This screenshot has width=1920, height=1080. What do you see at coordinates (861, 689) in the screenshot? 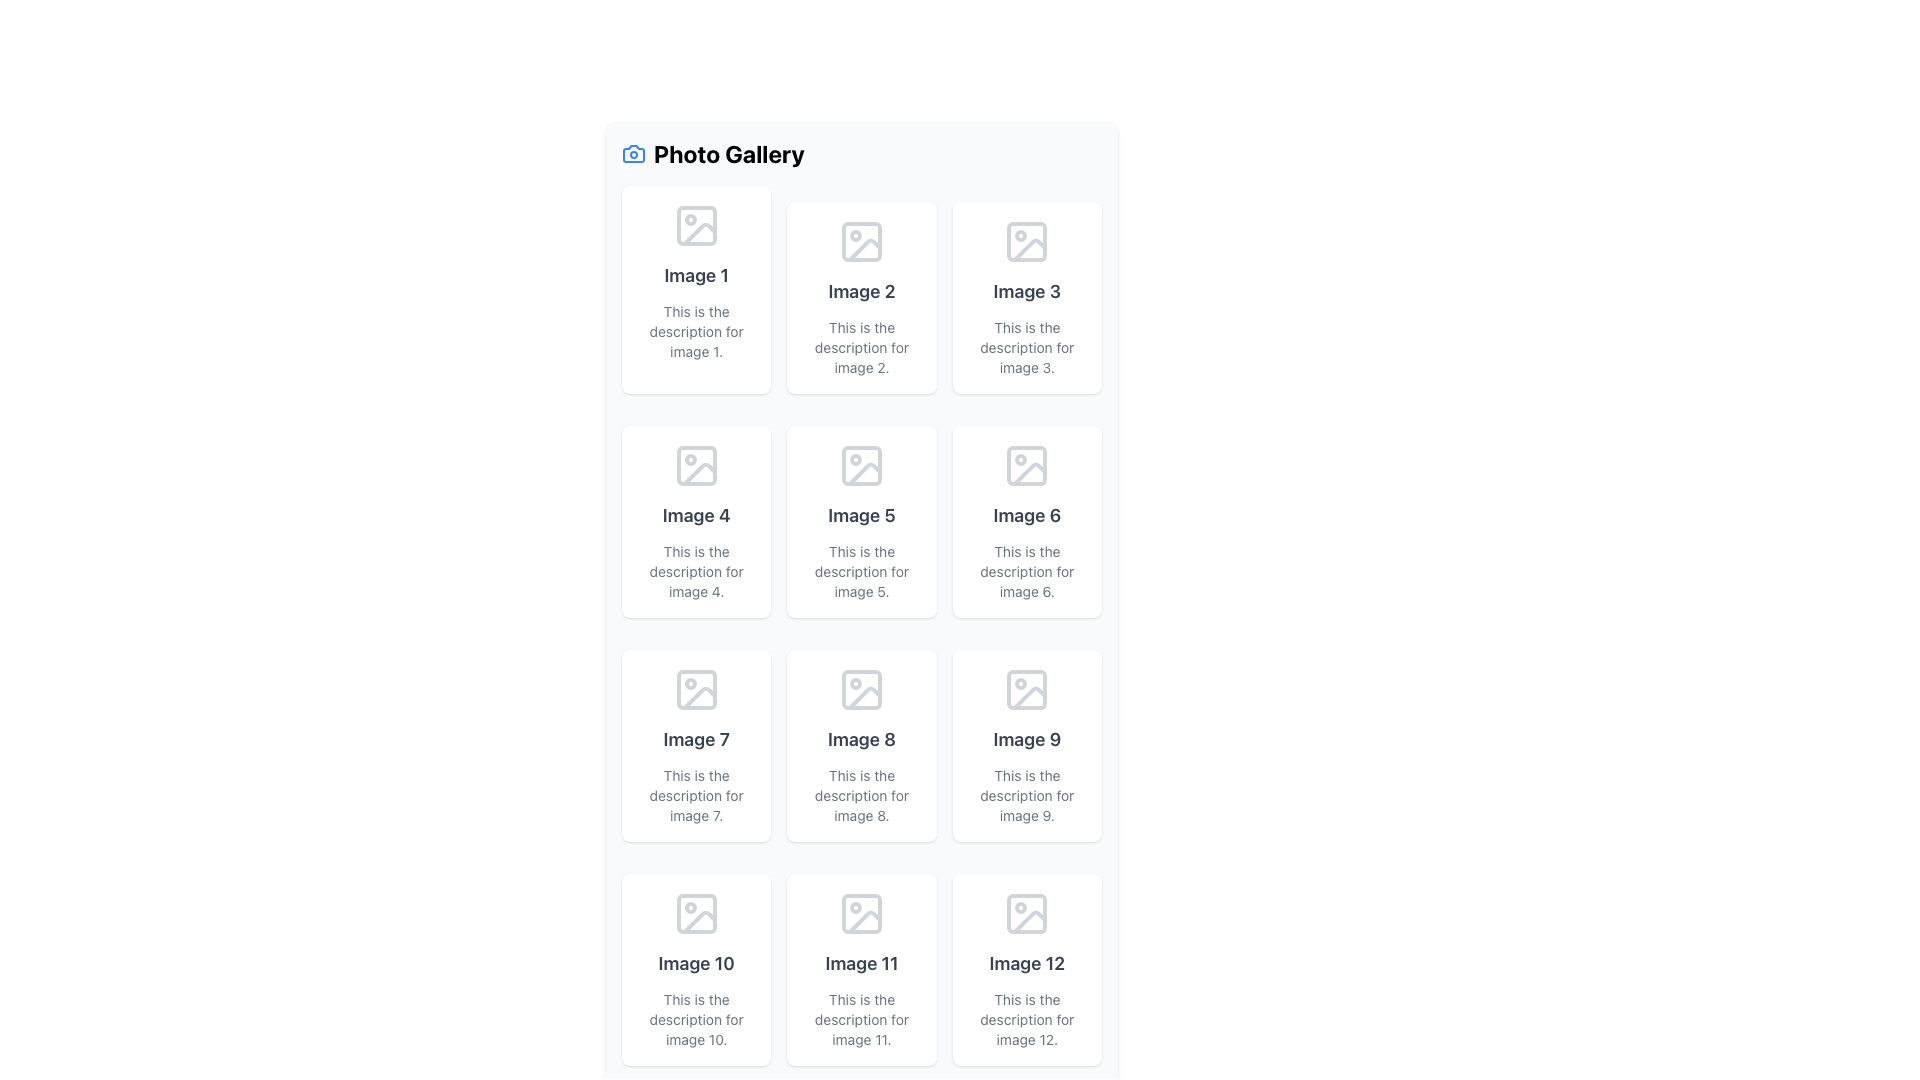
I see `the image thumbnail icon in the photo gallery, located in the second row and third column, labeled 'Image 8'` at bounding box center [861, 689].